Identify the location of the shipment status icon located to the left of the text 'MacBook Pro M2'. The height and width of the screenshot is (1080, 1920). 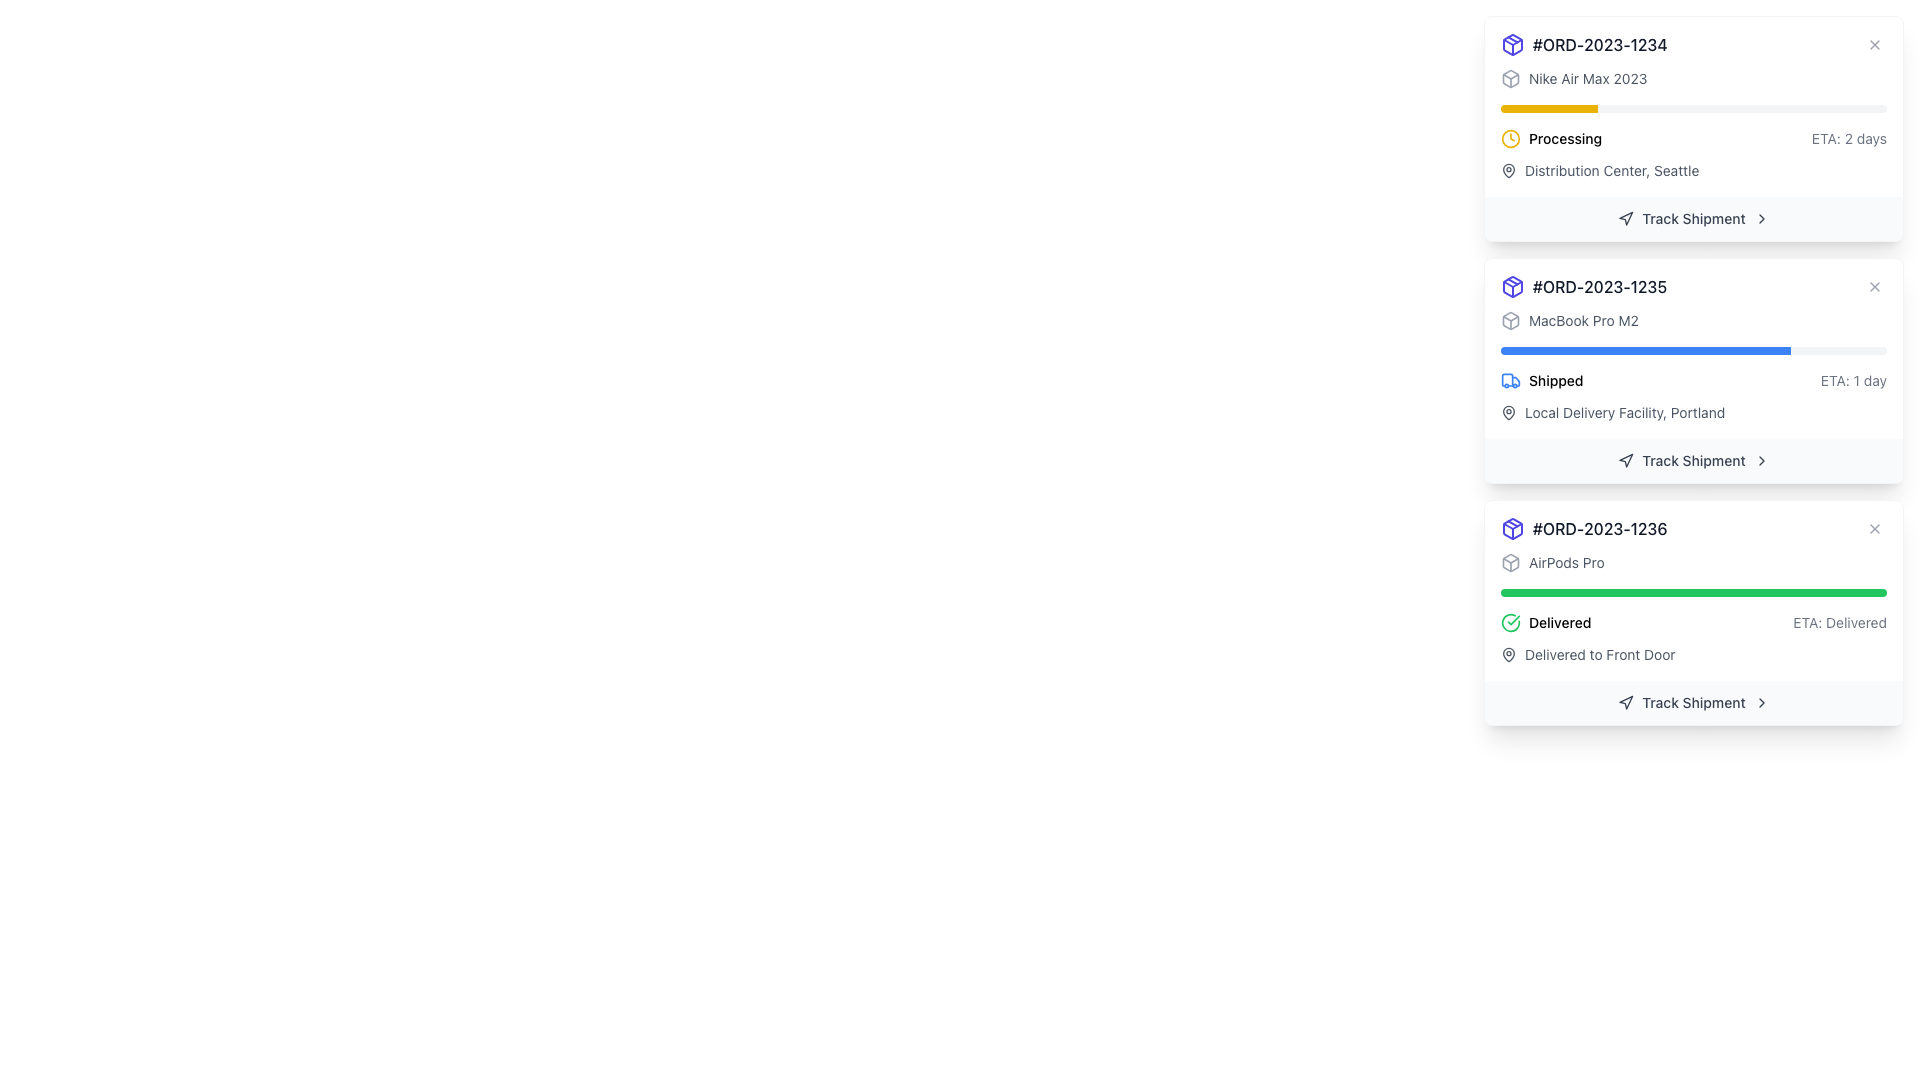
(1511, 319).